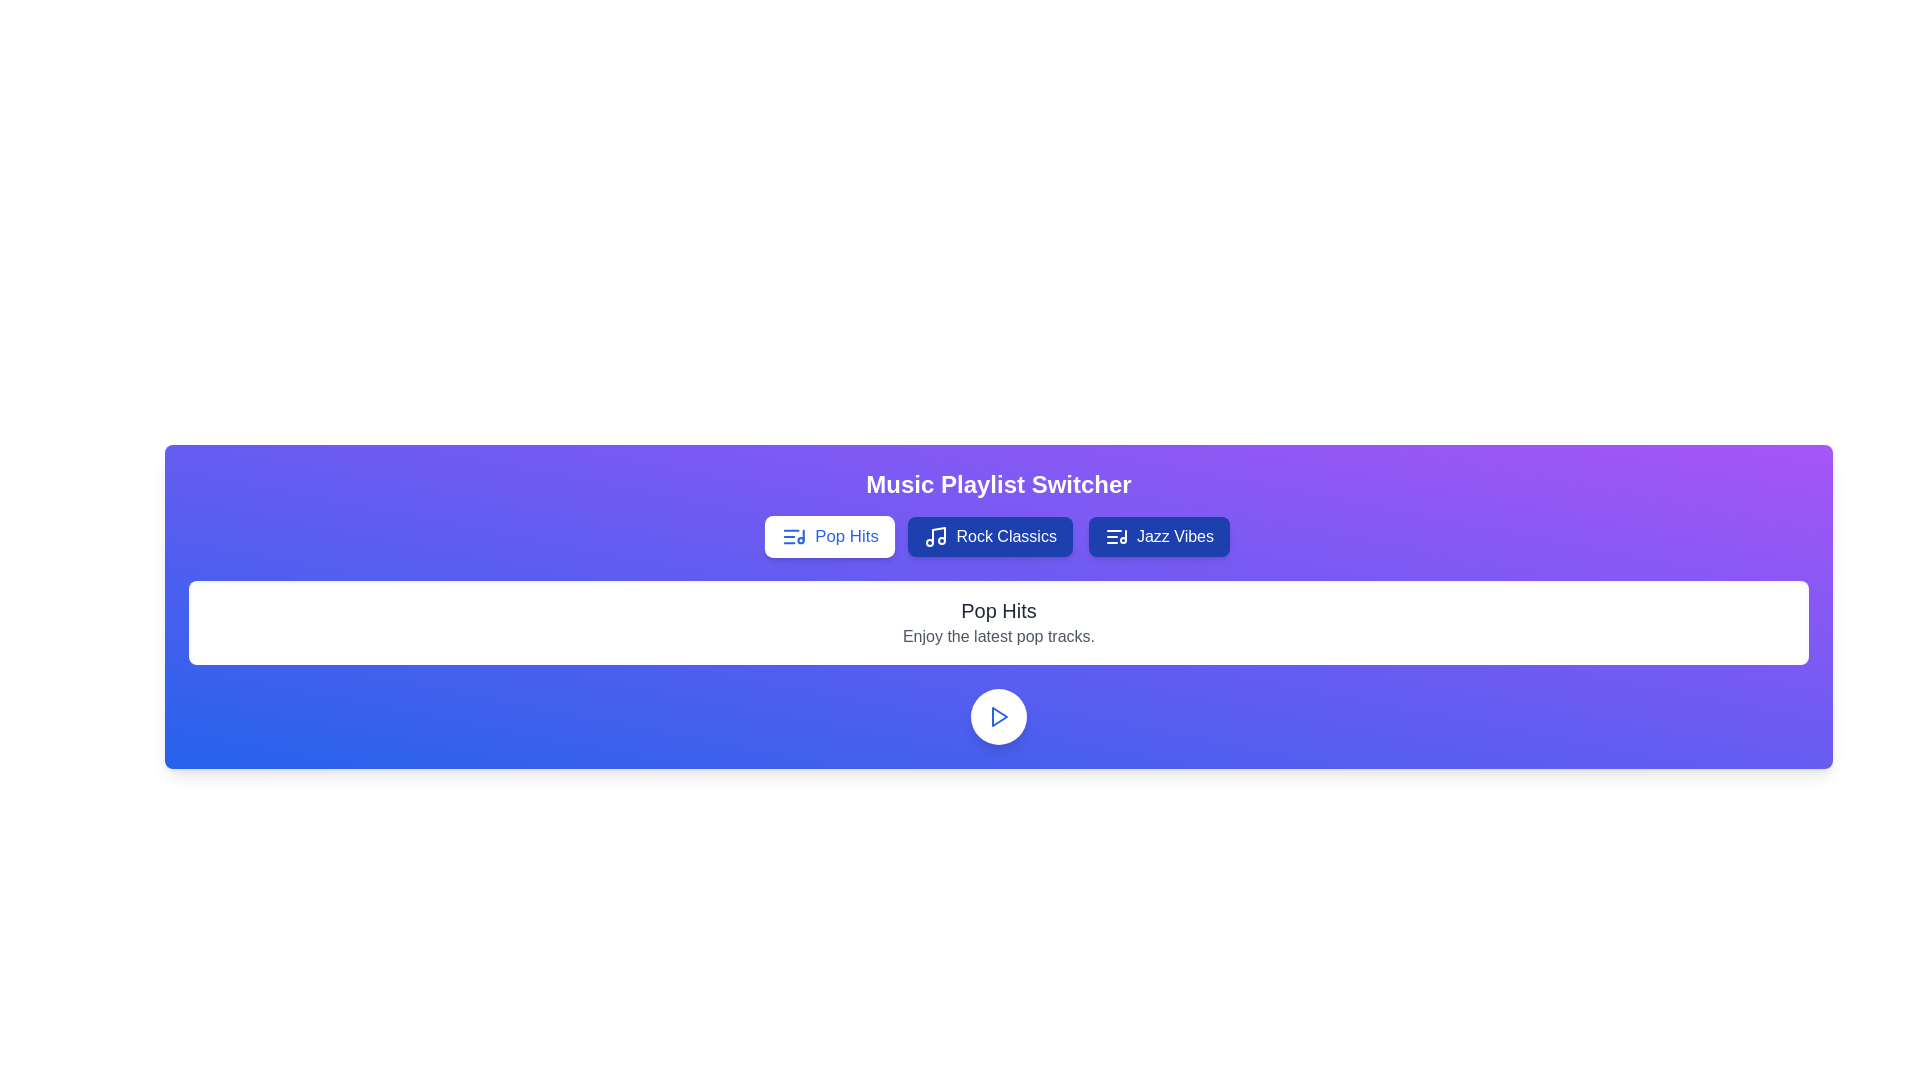 Image resolution: width=1920 pixels, height=1080 pixels. I want to click on the musical notes icon, which is styled in a modern format with a blue background and is located within the 'Rock Classics' button, positioned between the 'Pop Hits' and 'Jazz Vibes' buttons, so click(935, 535).